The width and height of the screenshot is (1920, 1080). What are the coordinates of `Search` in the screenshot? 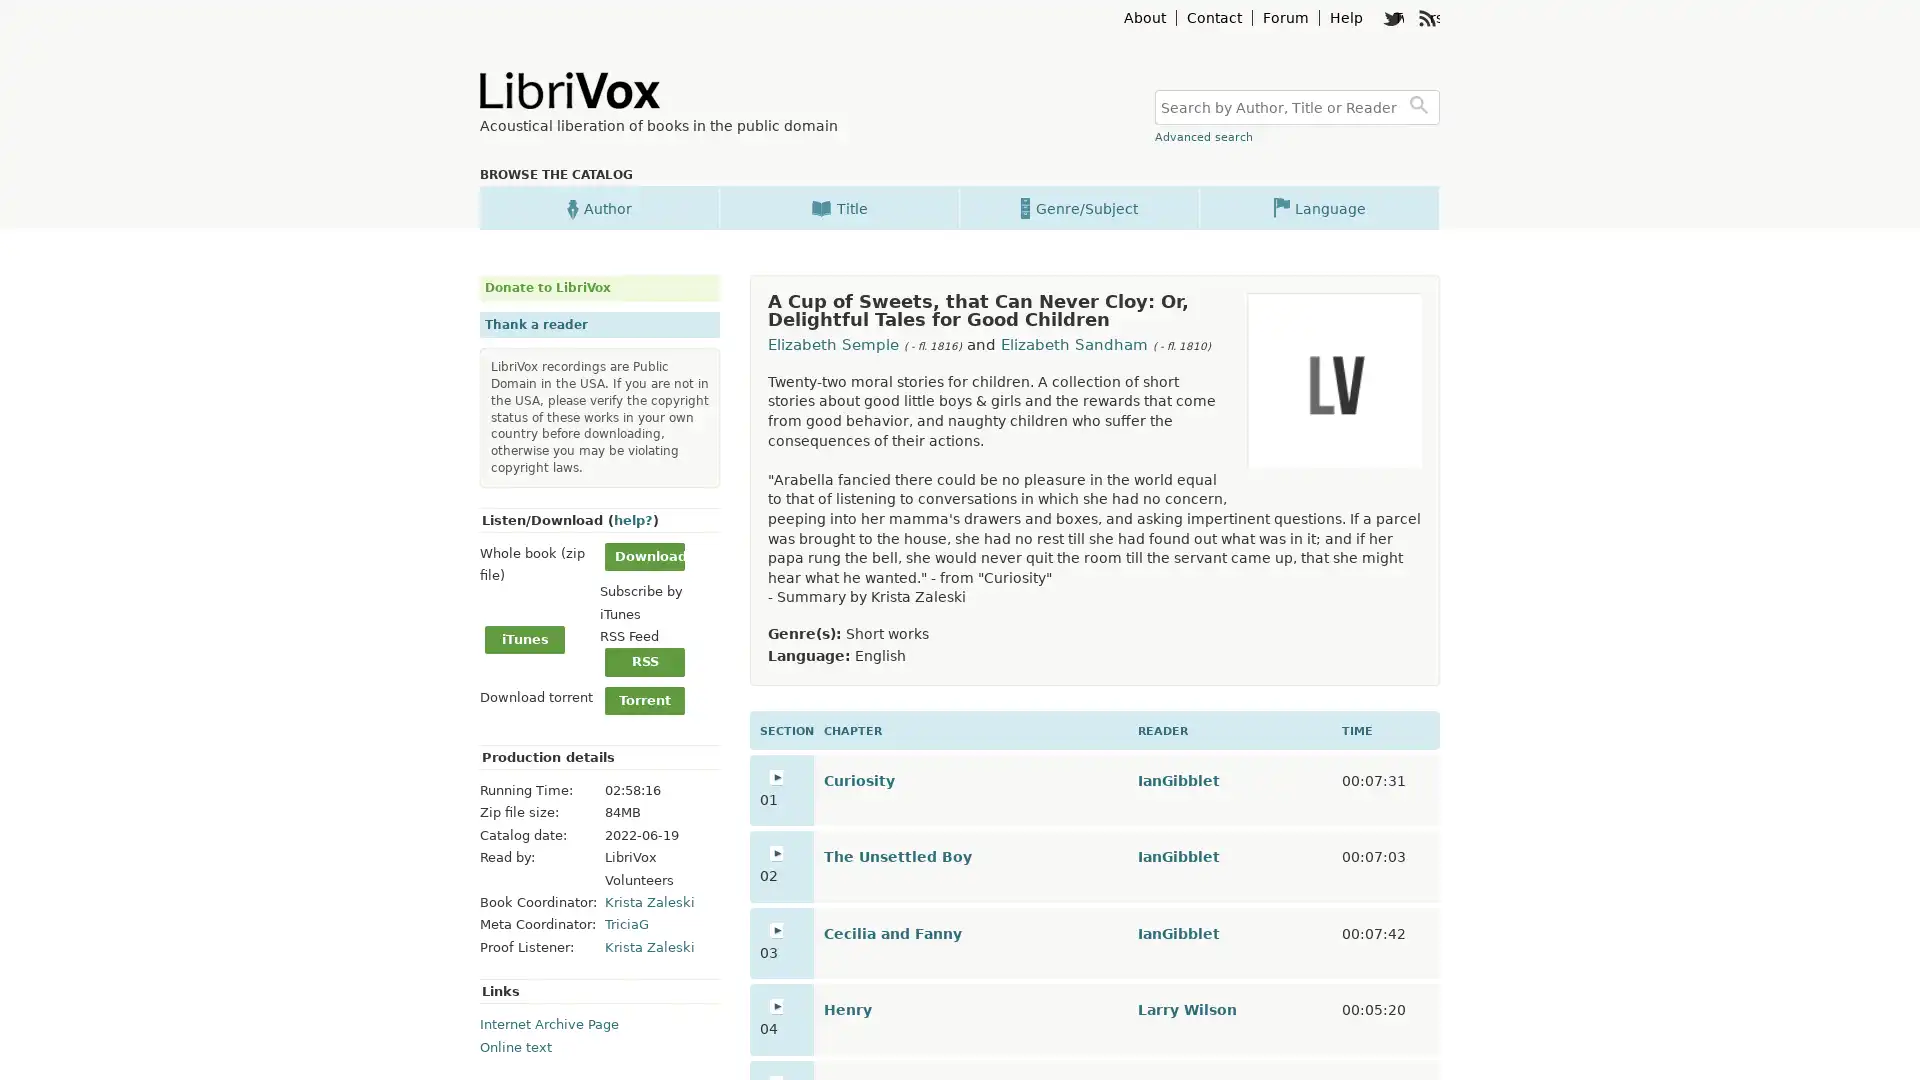 It's located at (1421, 107).